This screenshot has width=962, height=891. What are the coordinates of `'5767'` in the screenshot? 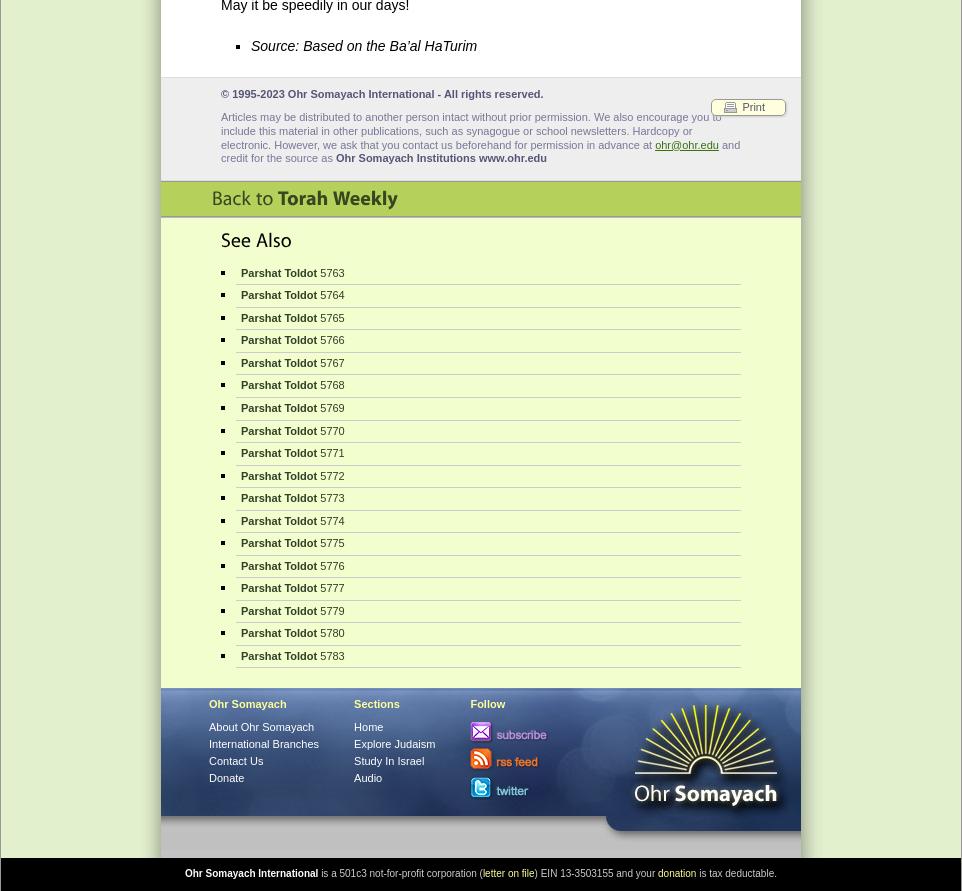 It's located at (329, 362).